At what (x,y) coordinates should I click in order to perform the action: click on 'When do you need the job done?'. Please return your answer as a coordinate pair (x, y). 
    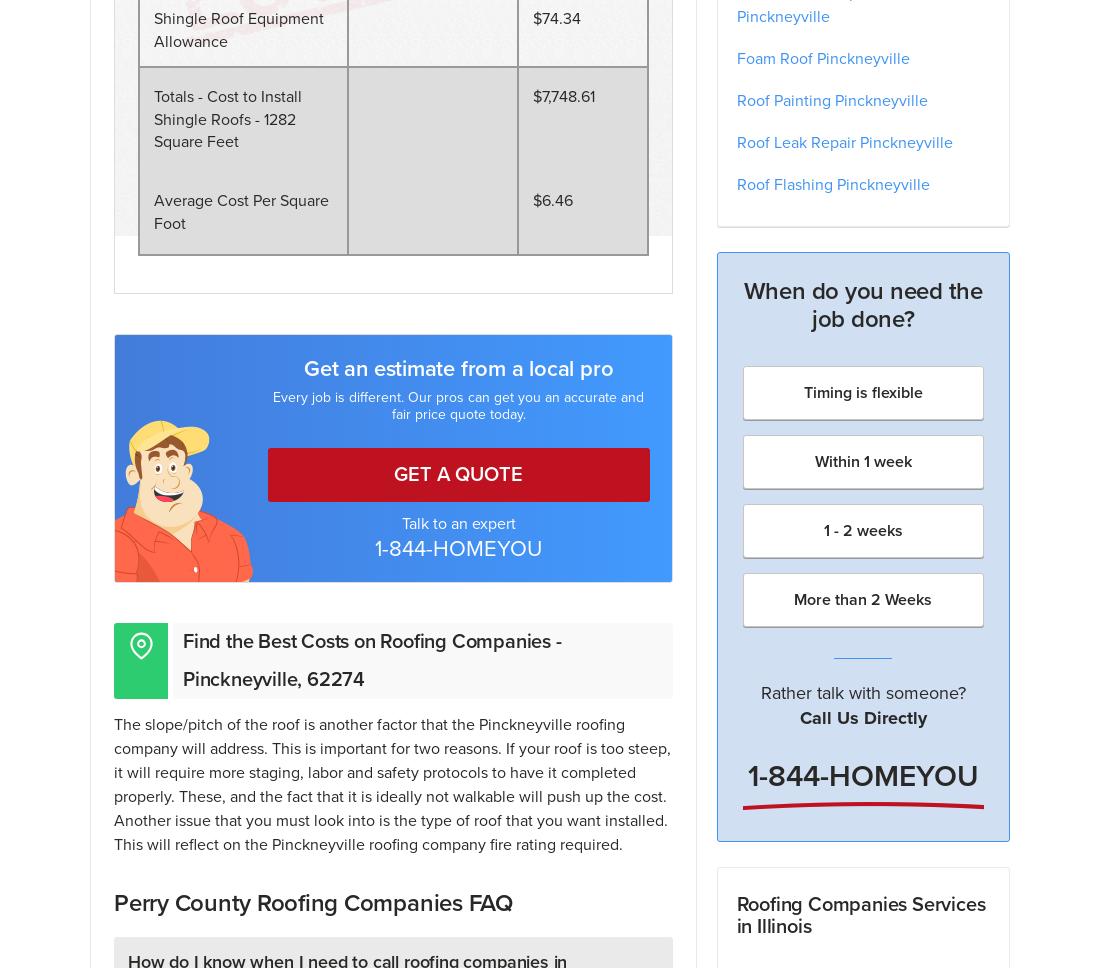
    Looking at the image, I should click on (861, 304).